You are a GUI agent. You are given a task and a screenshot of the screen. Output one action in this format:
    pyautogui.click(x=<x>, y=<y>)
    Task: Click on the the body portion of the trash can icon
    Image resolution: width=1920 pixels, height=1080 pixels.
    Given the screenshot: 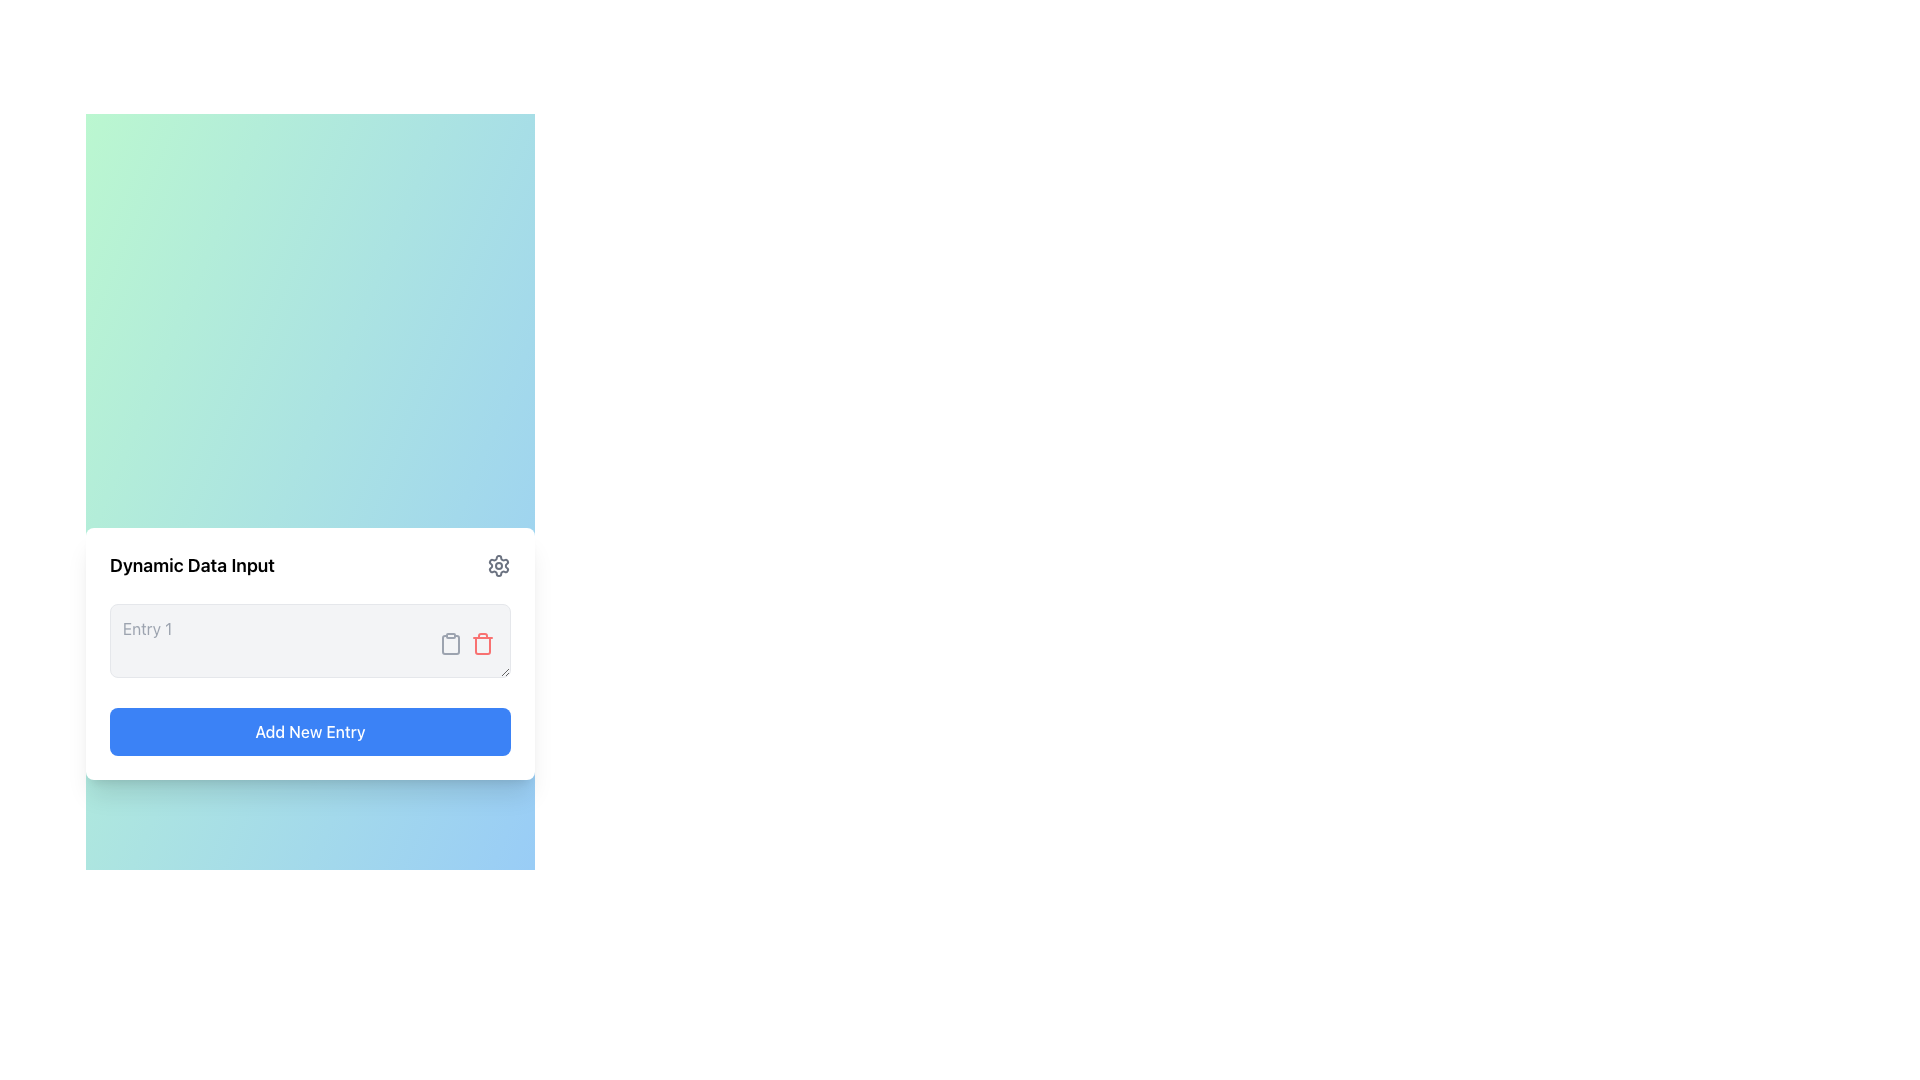 What is the action you would take?
    pyautogui.click(x=483, y=645)
    